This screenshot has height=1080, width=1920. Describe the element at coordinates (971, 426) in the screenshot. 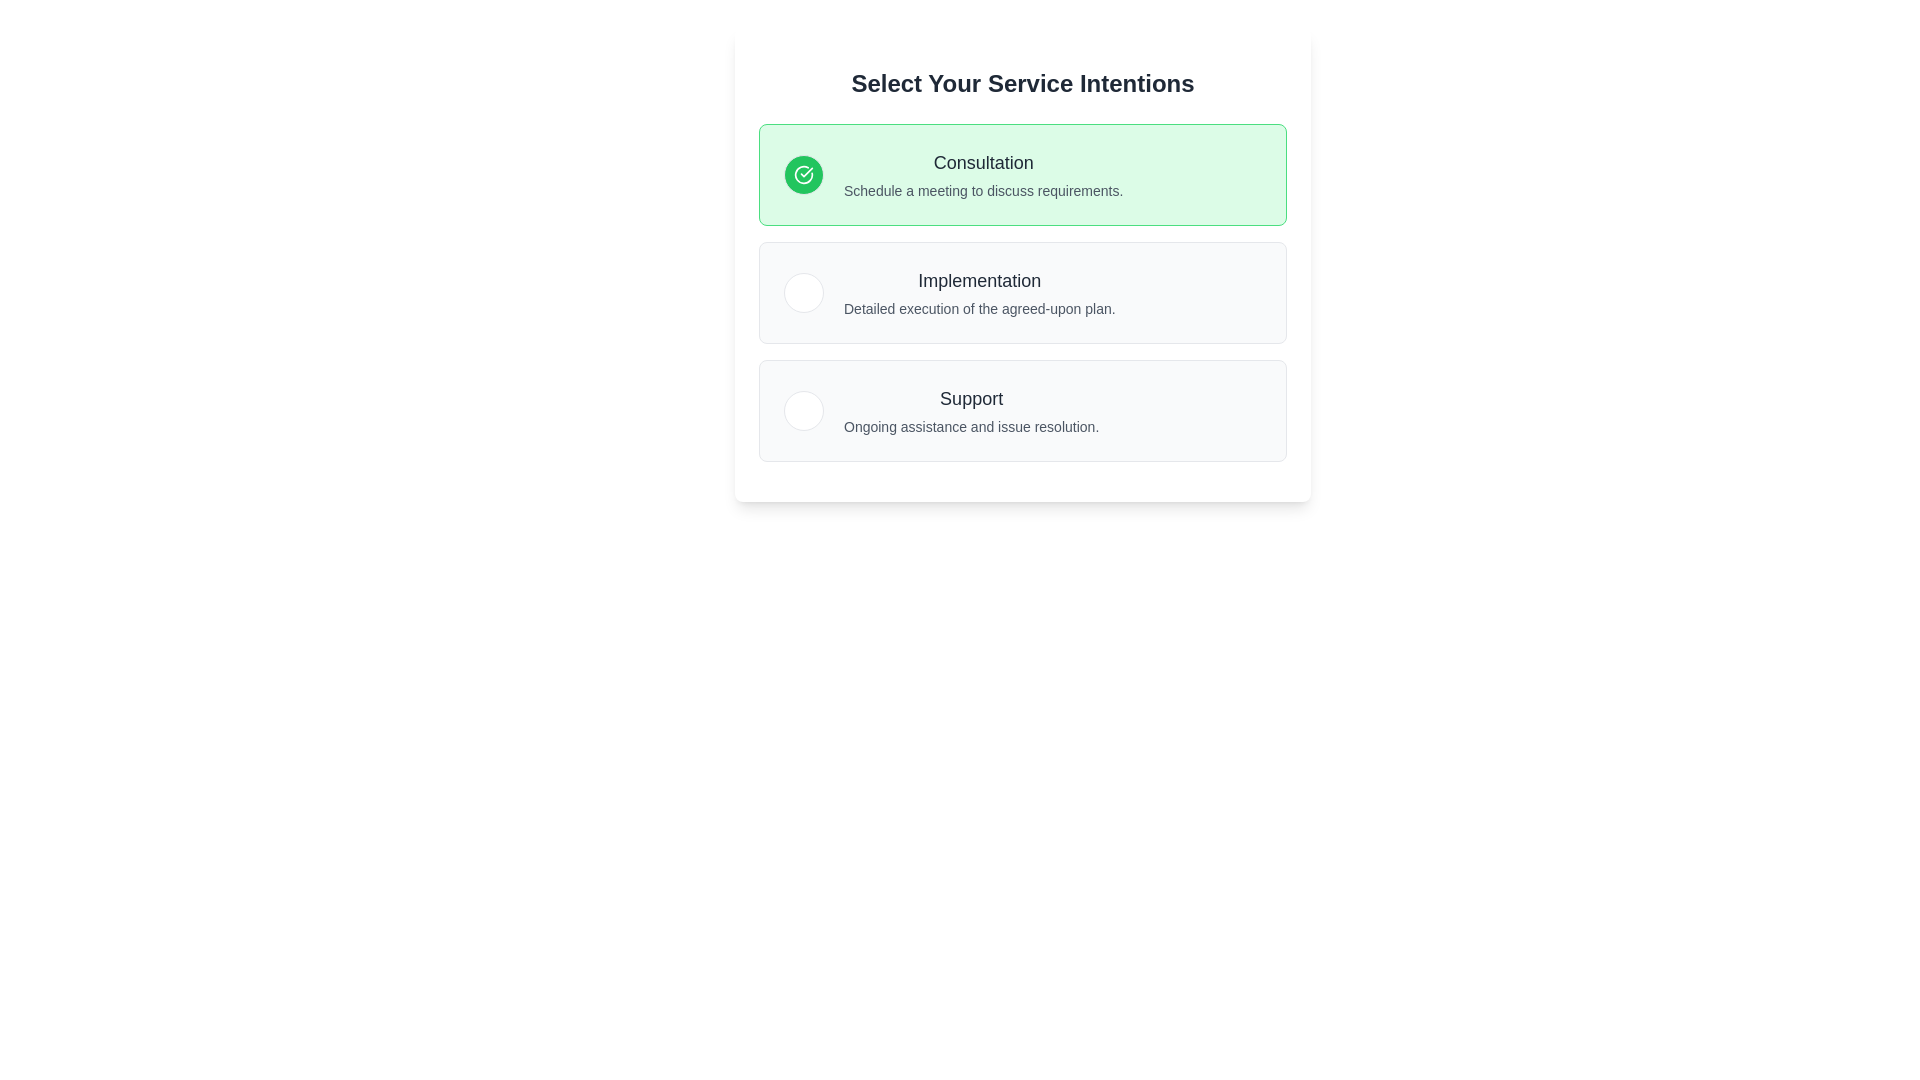

I see `the text label that displays 'Ongoing assistance and issue resolution.' which is located underneath the 'Support' heading in the third option card` at that location.